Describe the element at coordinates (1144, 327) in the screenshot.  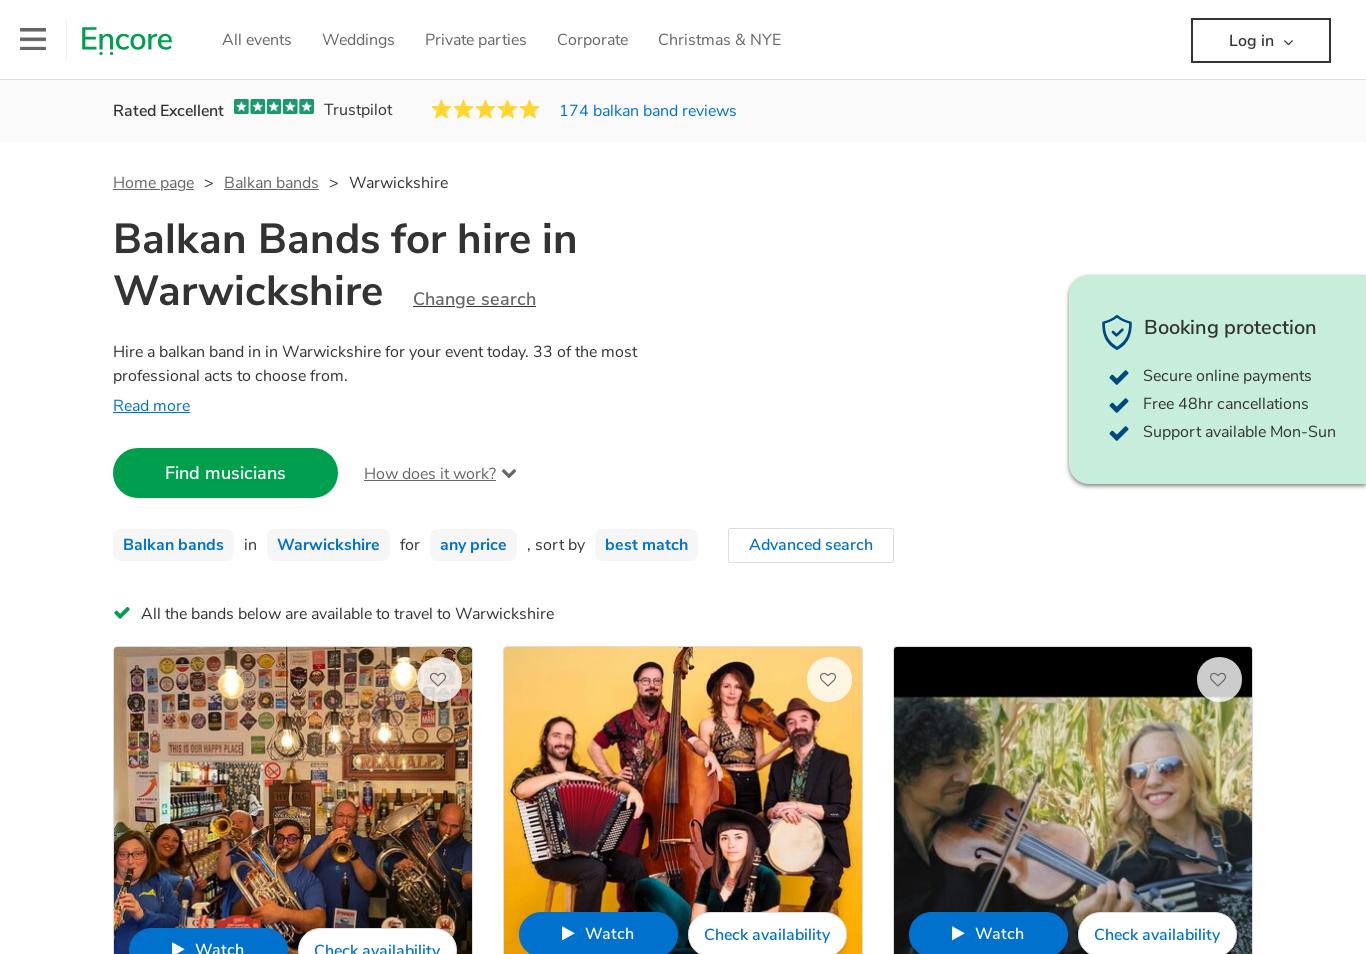
I see `'Booking protection'` at that location.